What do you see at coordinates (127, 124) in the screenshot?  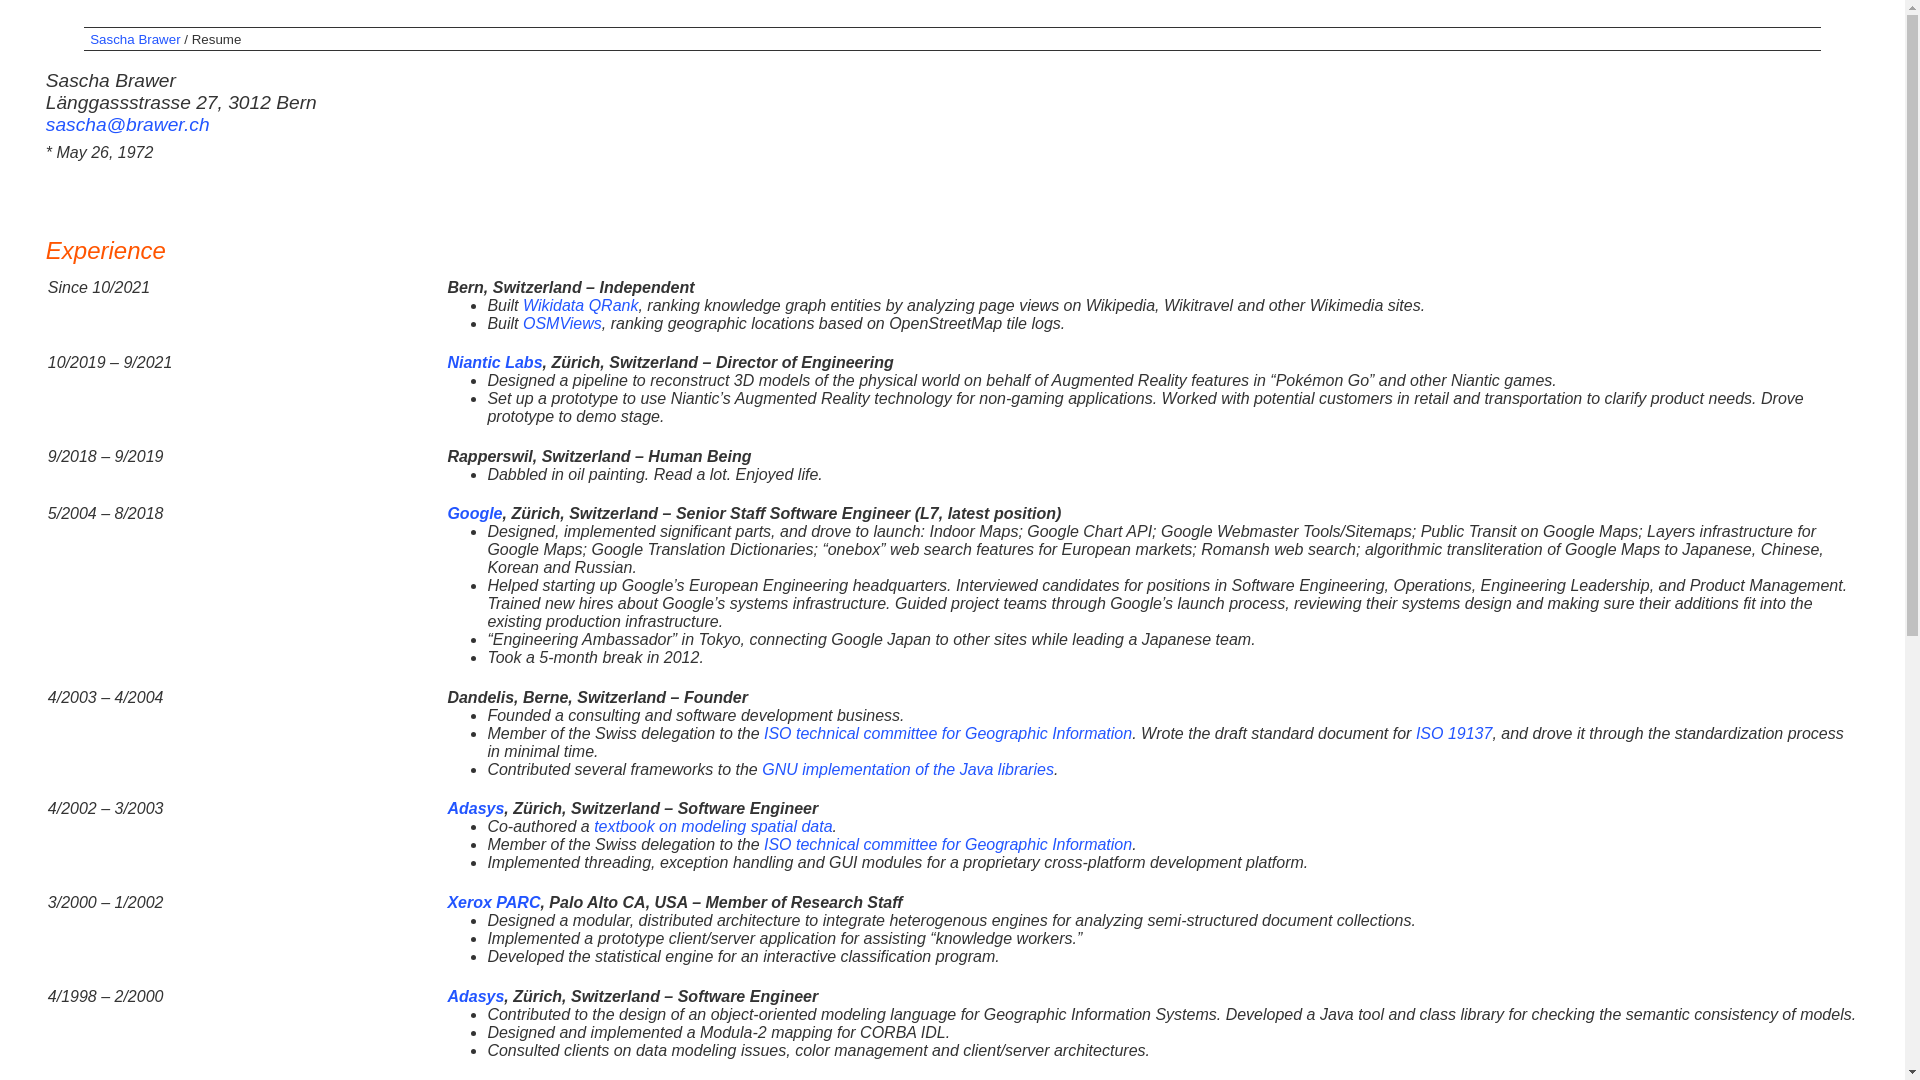 I see `'sascha@brawer.ch'` at bounding box center [127, 124].